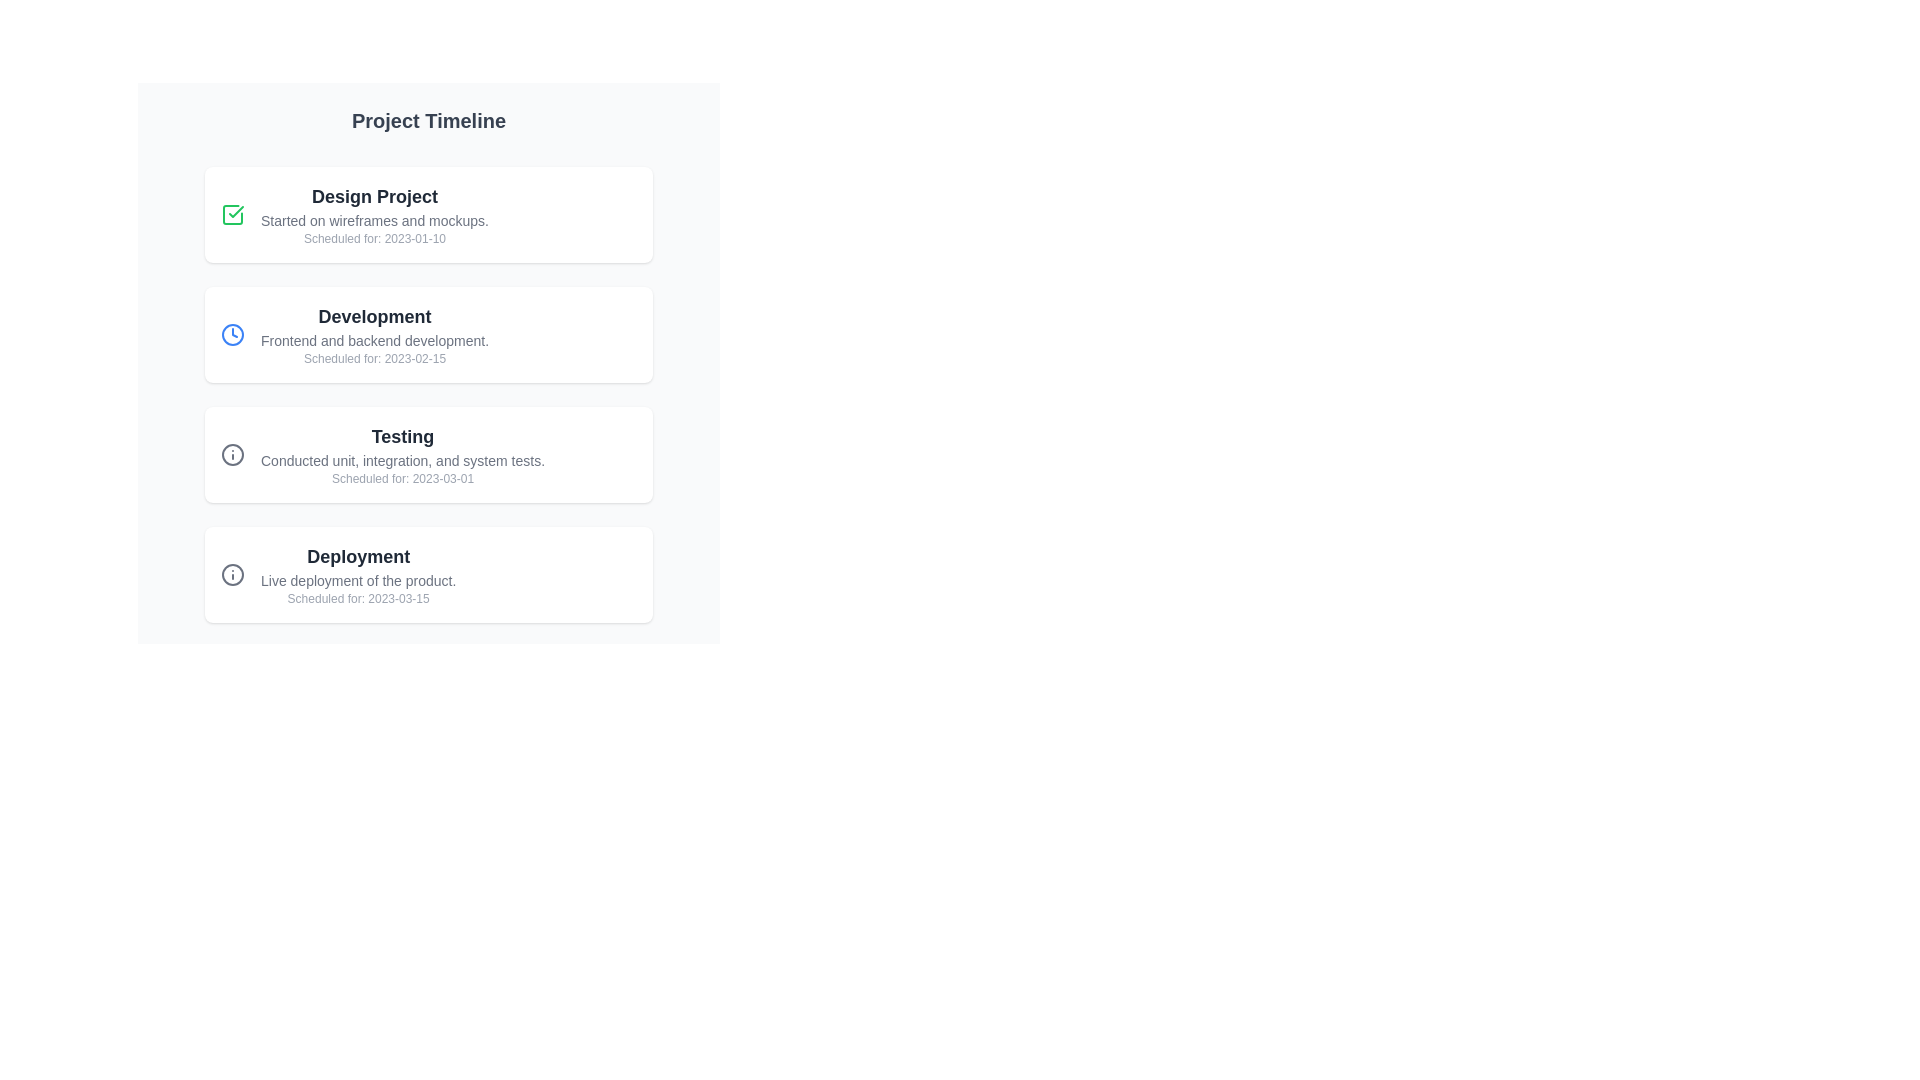  What do you see at coordinates (358, 574) in the screenshot?
I see `the Informational display component titled 'Deployment', which contains a description and a scheduled date, located at the bottom of the vertical list in the interface` at bounding box center [358, 574].